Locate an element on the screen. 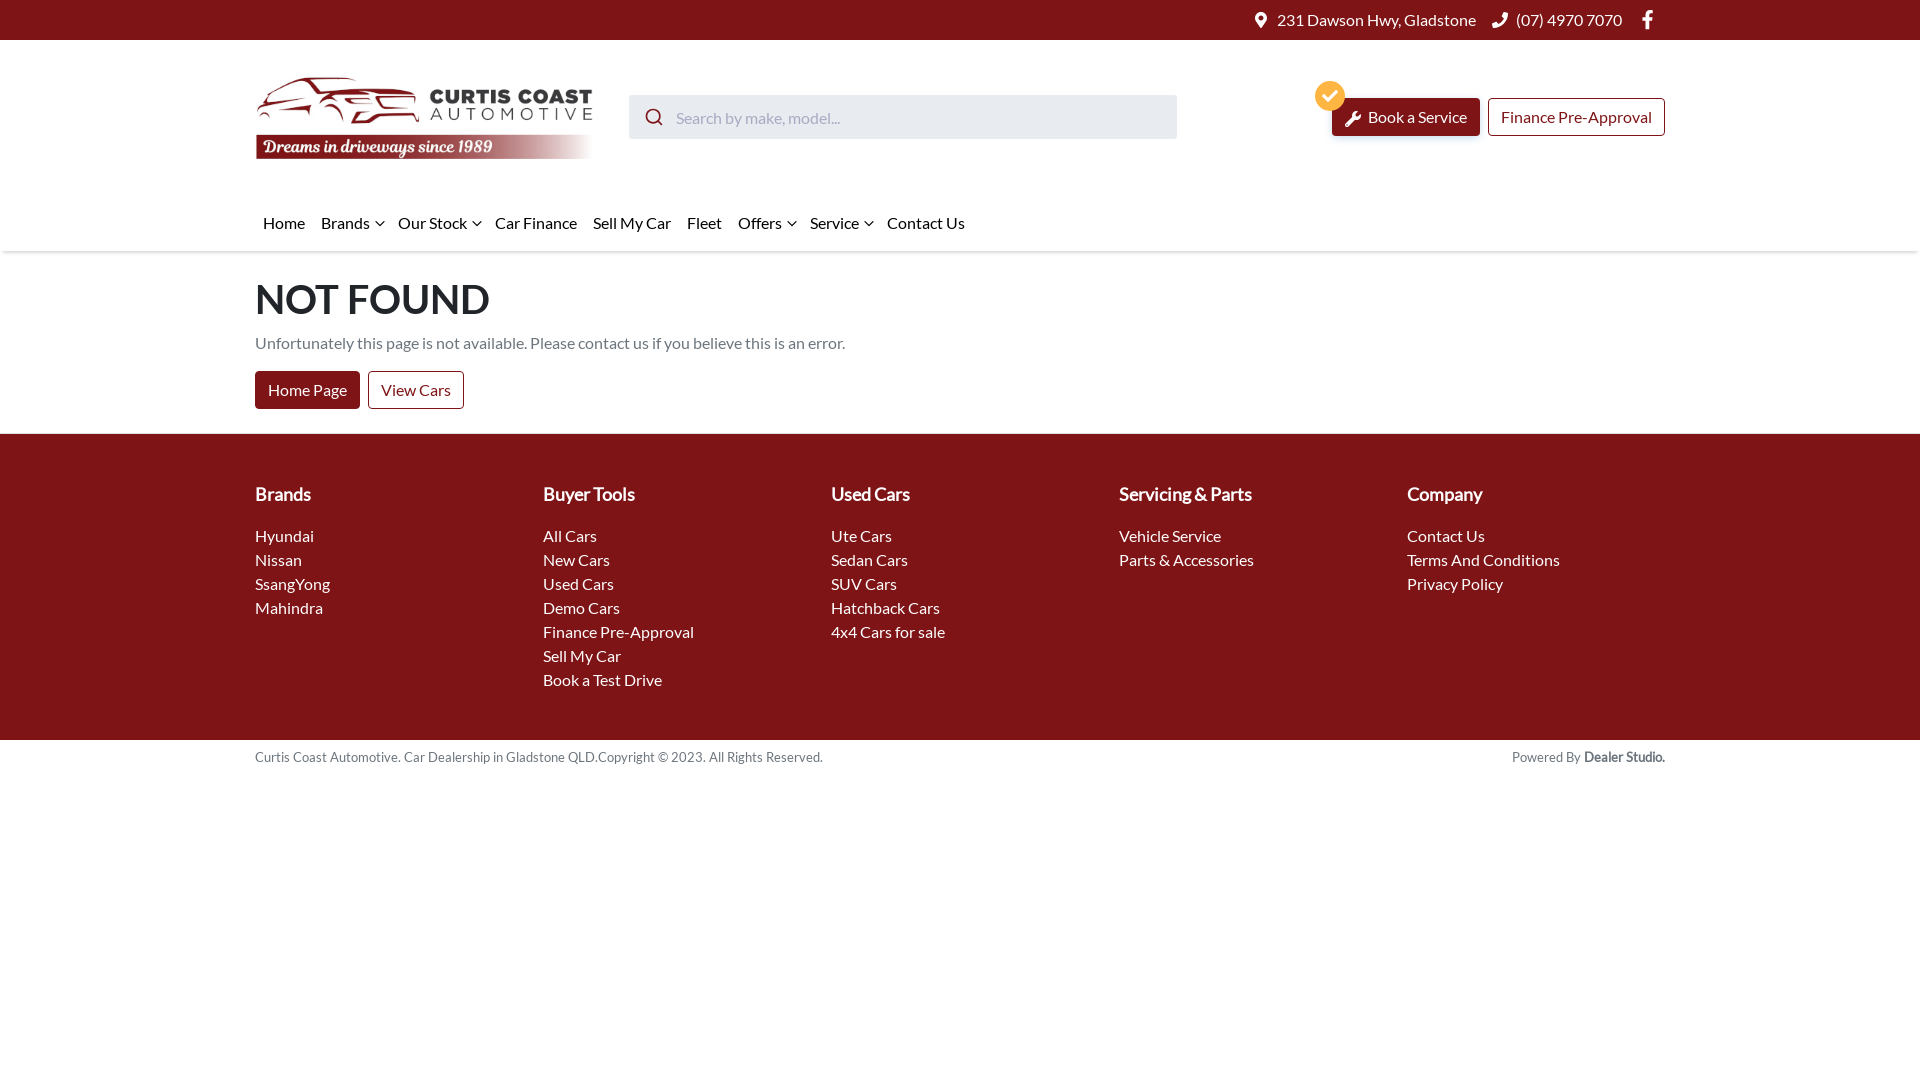 The image size is (1920, 1080). 'Nissan' is located at coordinates (253, 559).